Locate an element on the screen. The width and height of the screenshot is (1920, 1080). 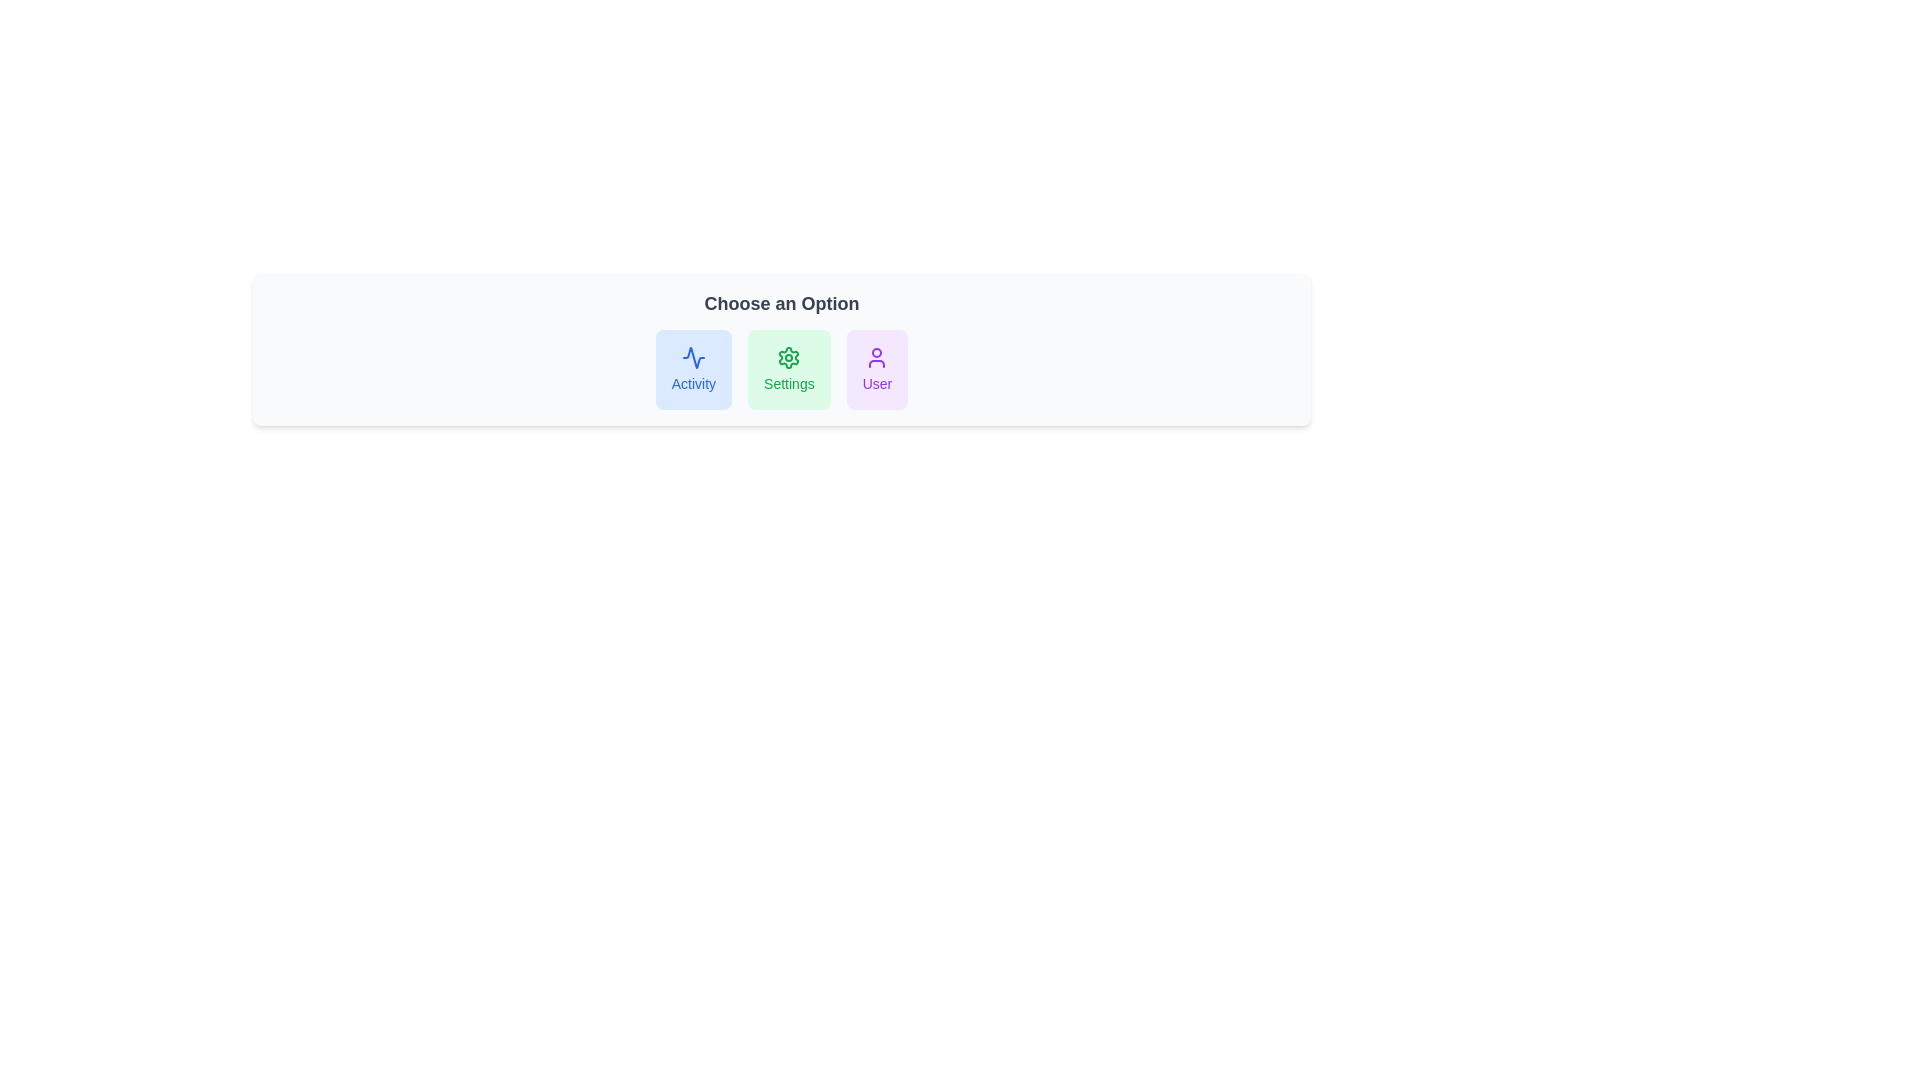
the 'Settings' button, which is the second option in a group of three distinct options styled as cards beneath the 'Choose an Option' heading is located at coordinates (781, 370).